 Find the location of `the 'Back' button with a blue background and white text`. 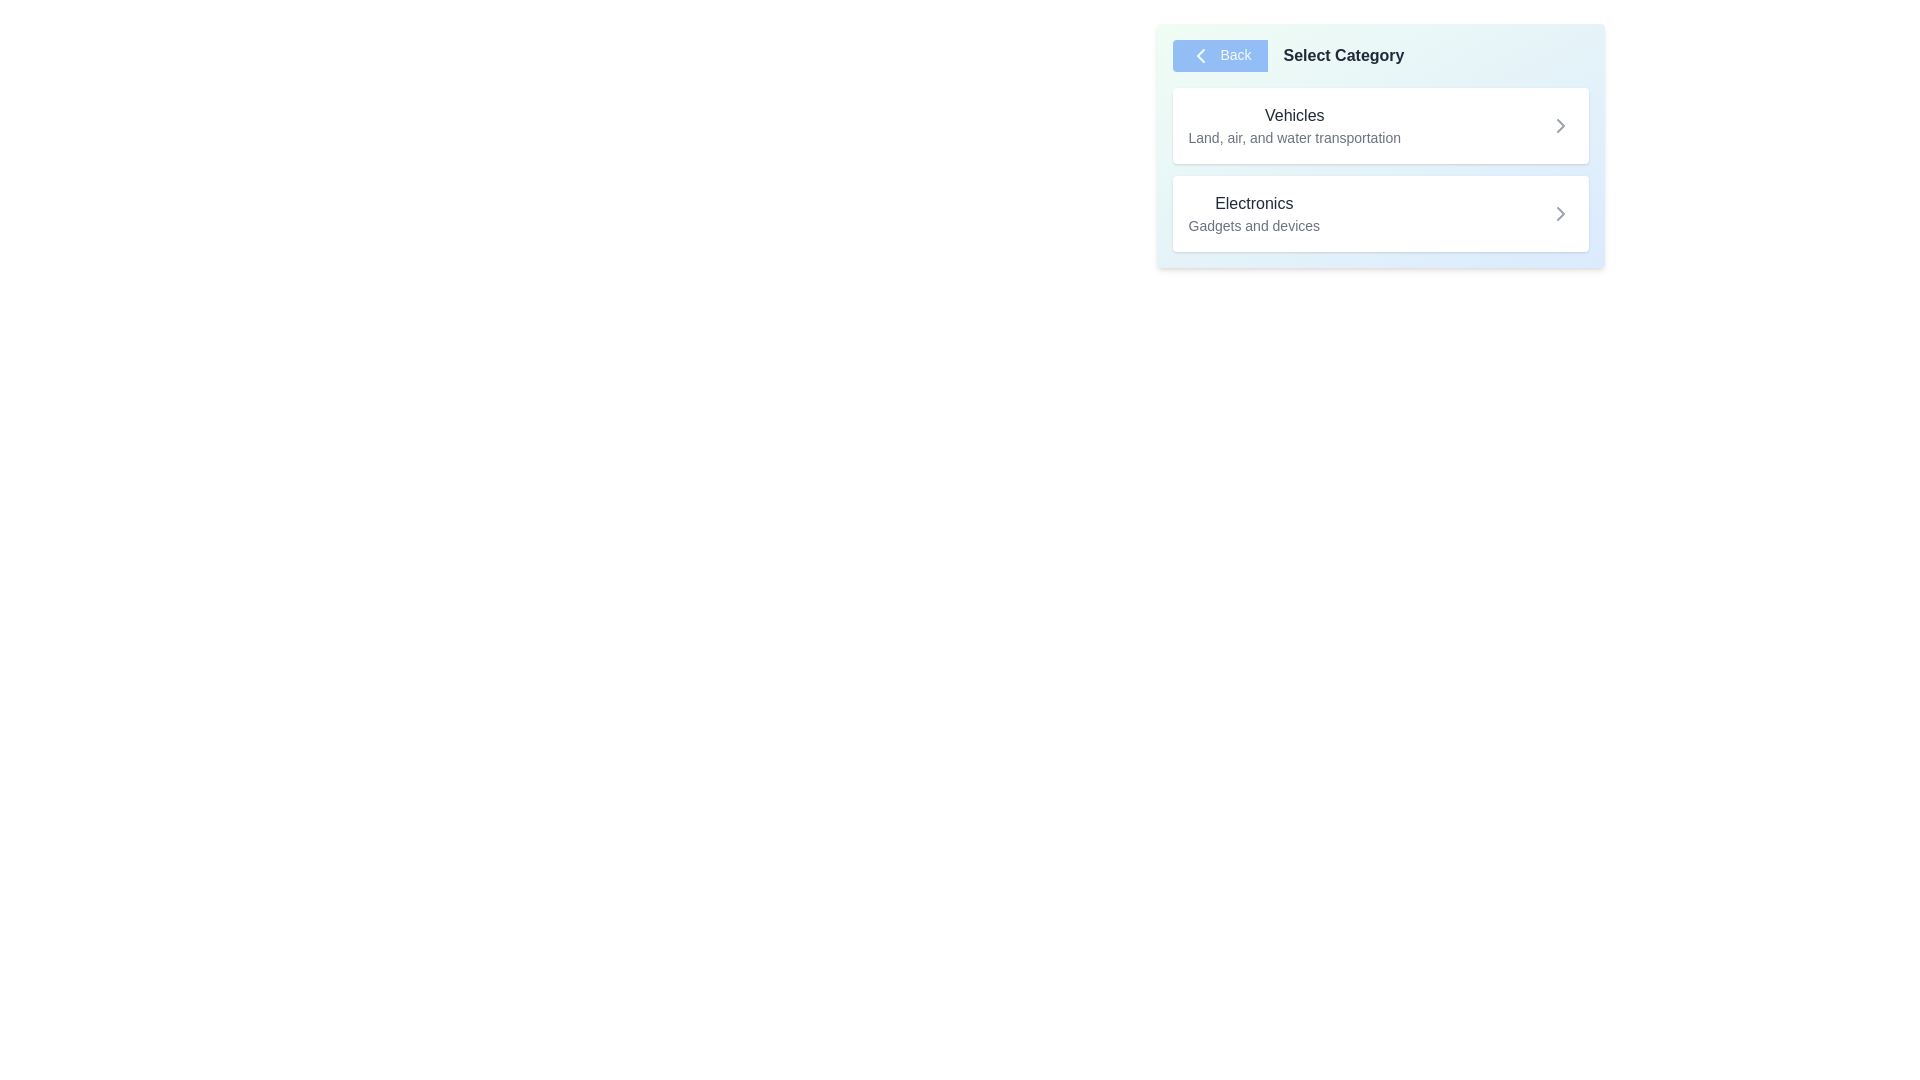

the 'Back' button with a blue background and white text is located at coordinates (1218, 55).